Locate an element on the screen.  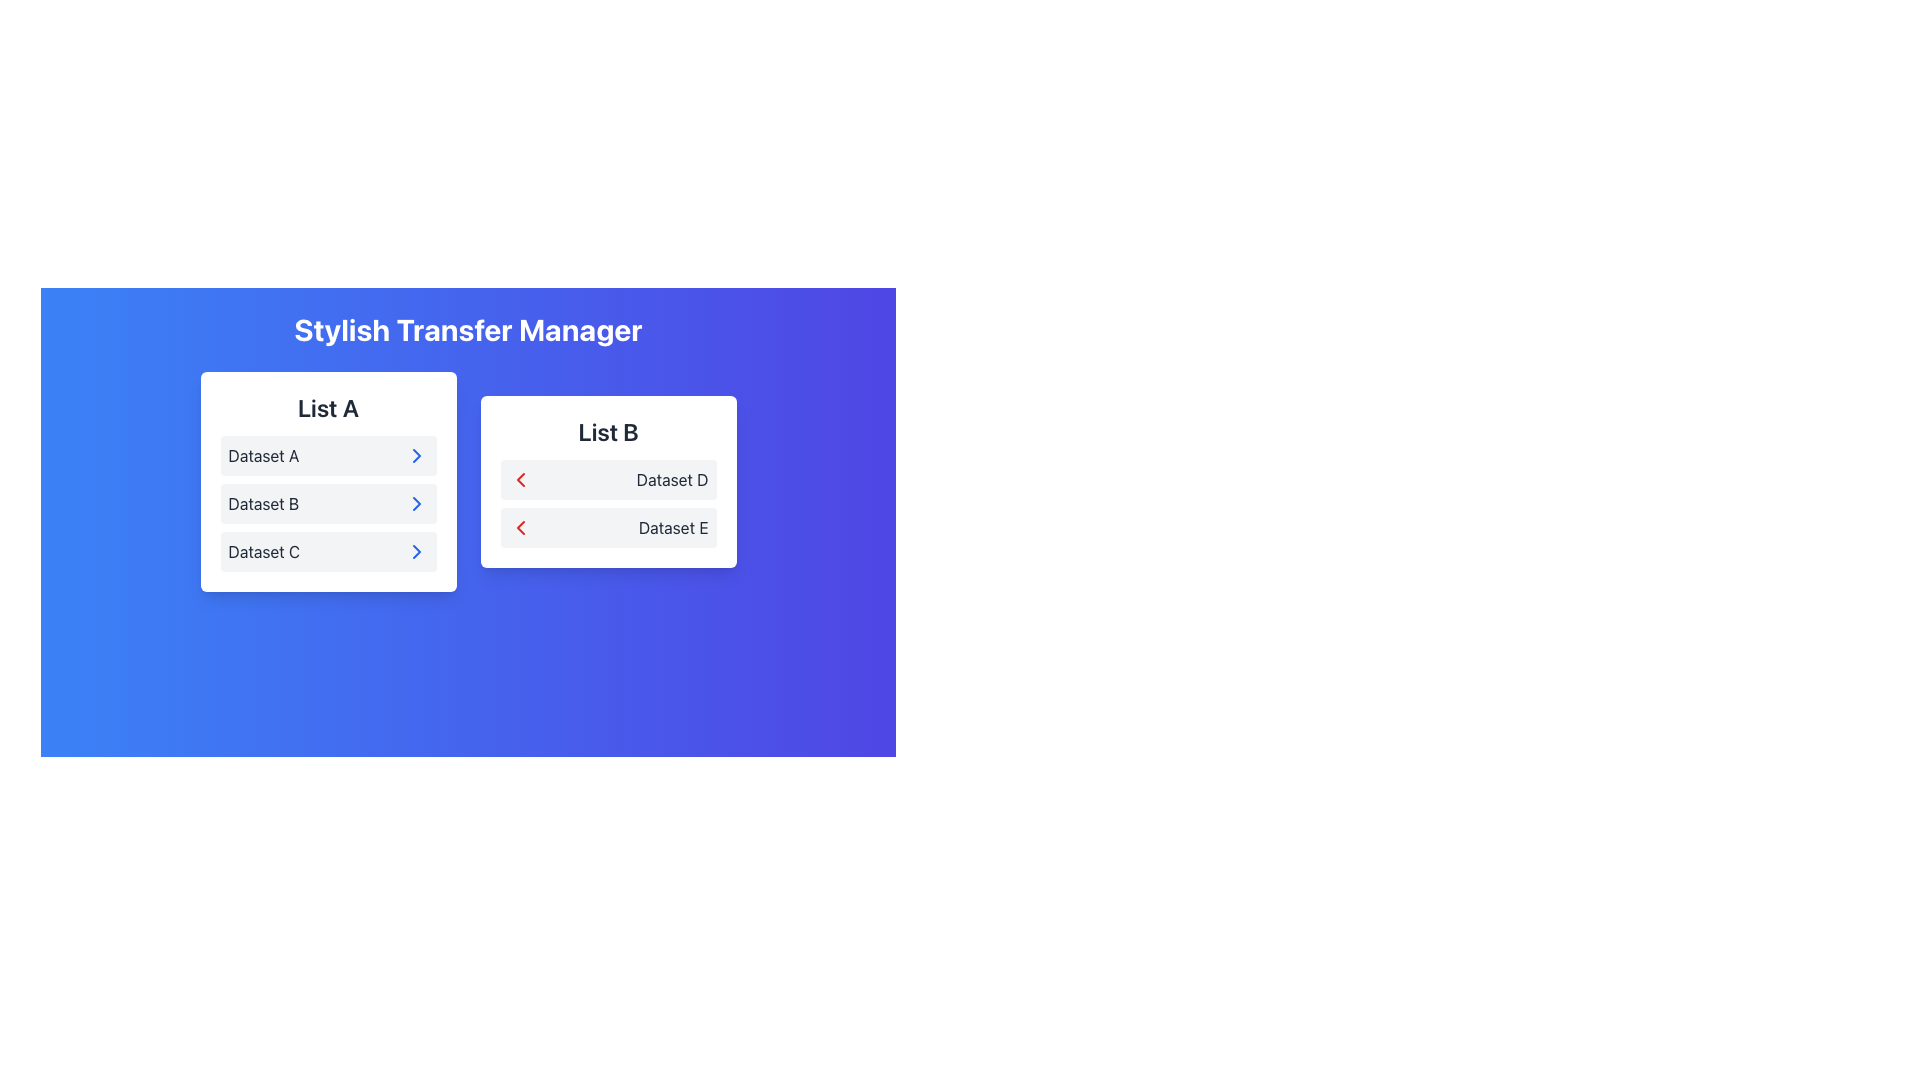
the rightward-pointing chevron icon next to the text 'Dataset B' in the card labeled 'List A' is located at coordinates (415, 503).